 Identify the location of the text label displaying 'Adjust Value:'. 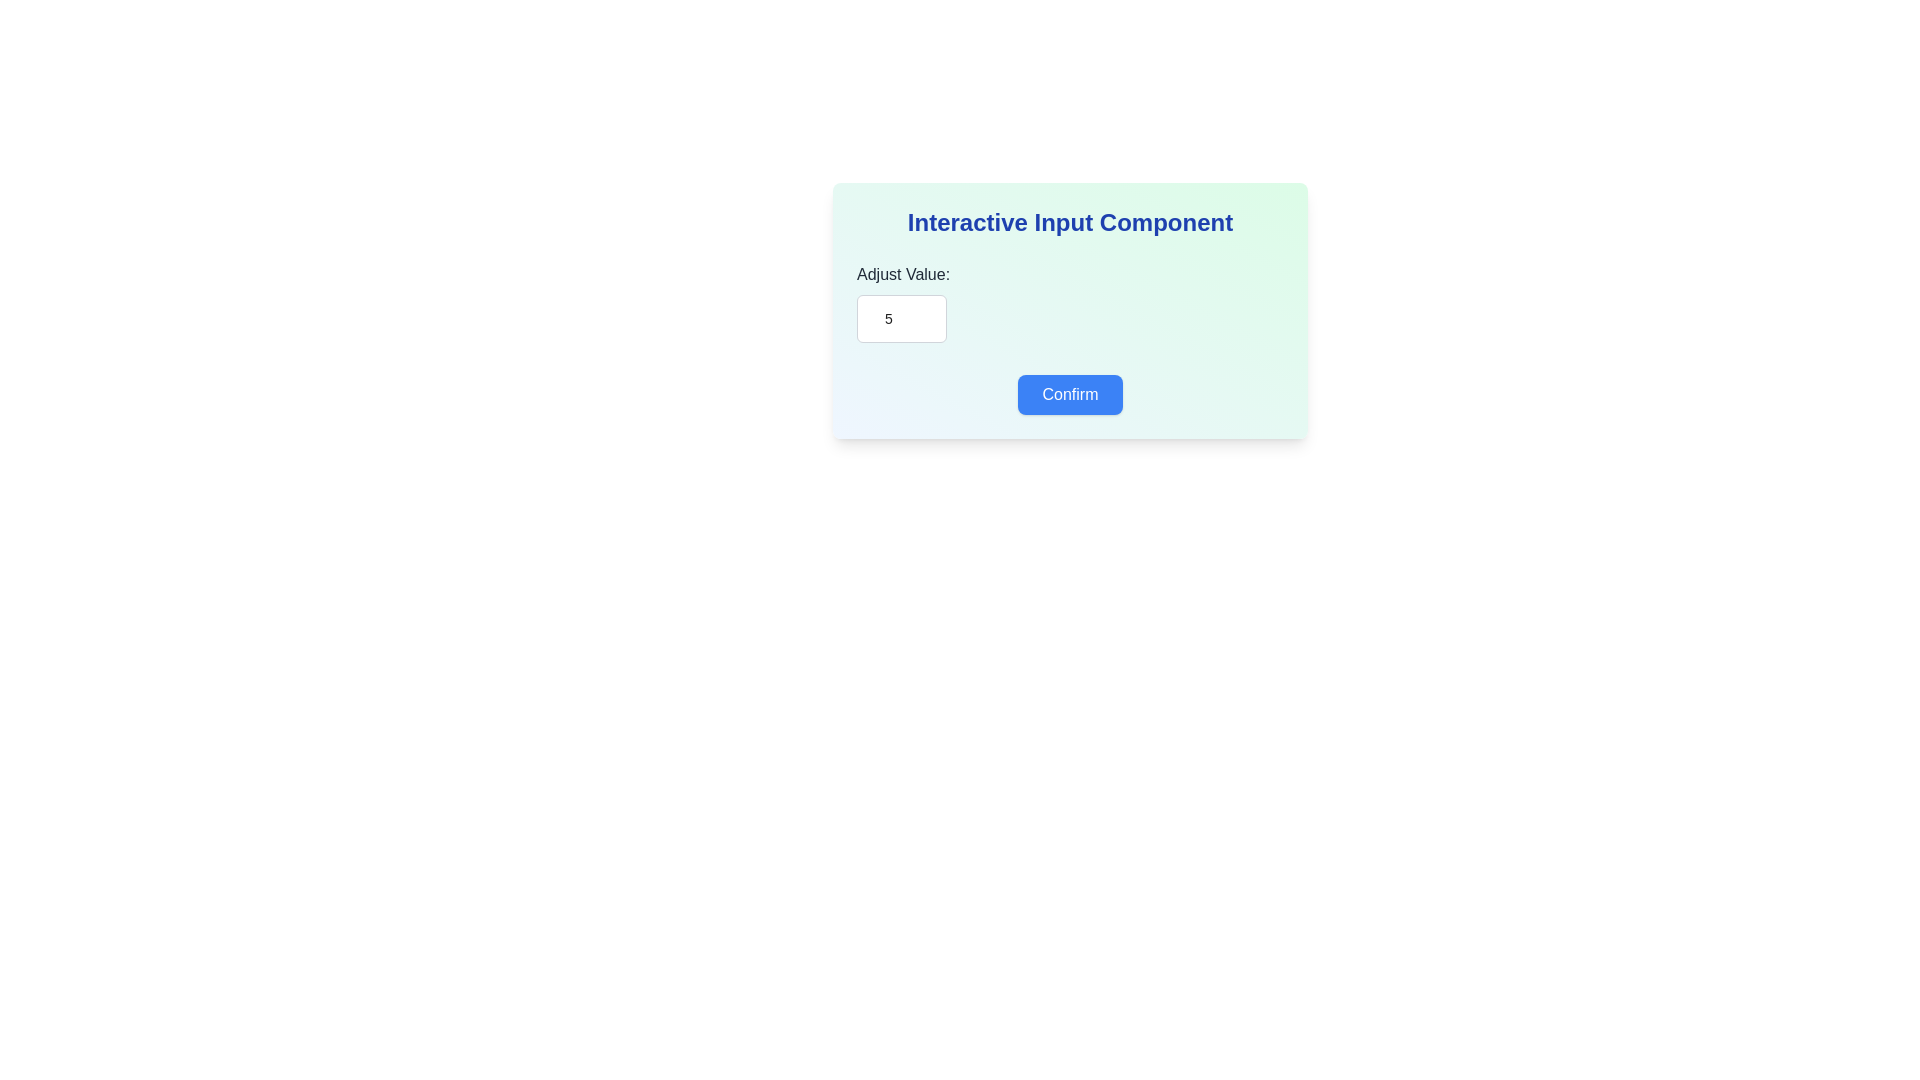
(902, 274).